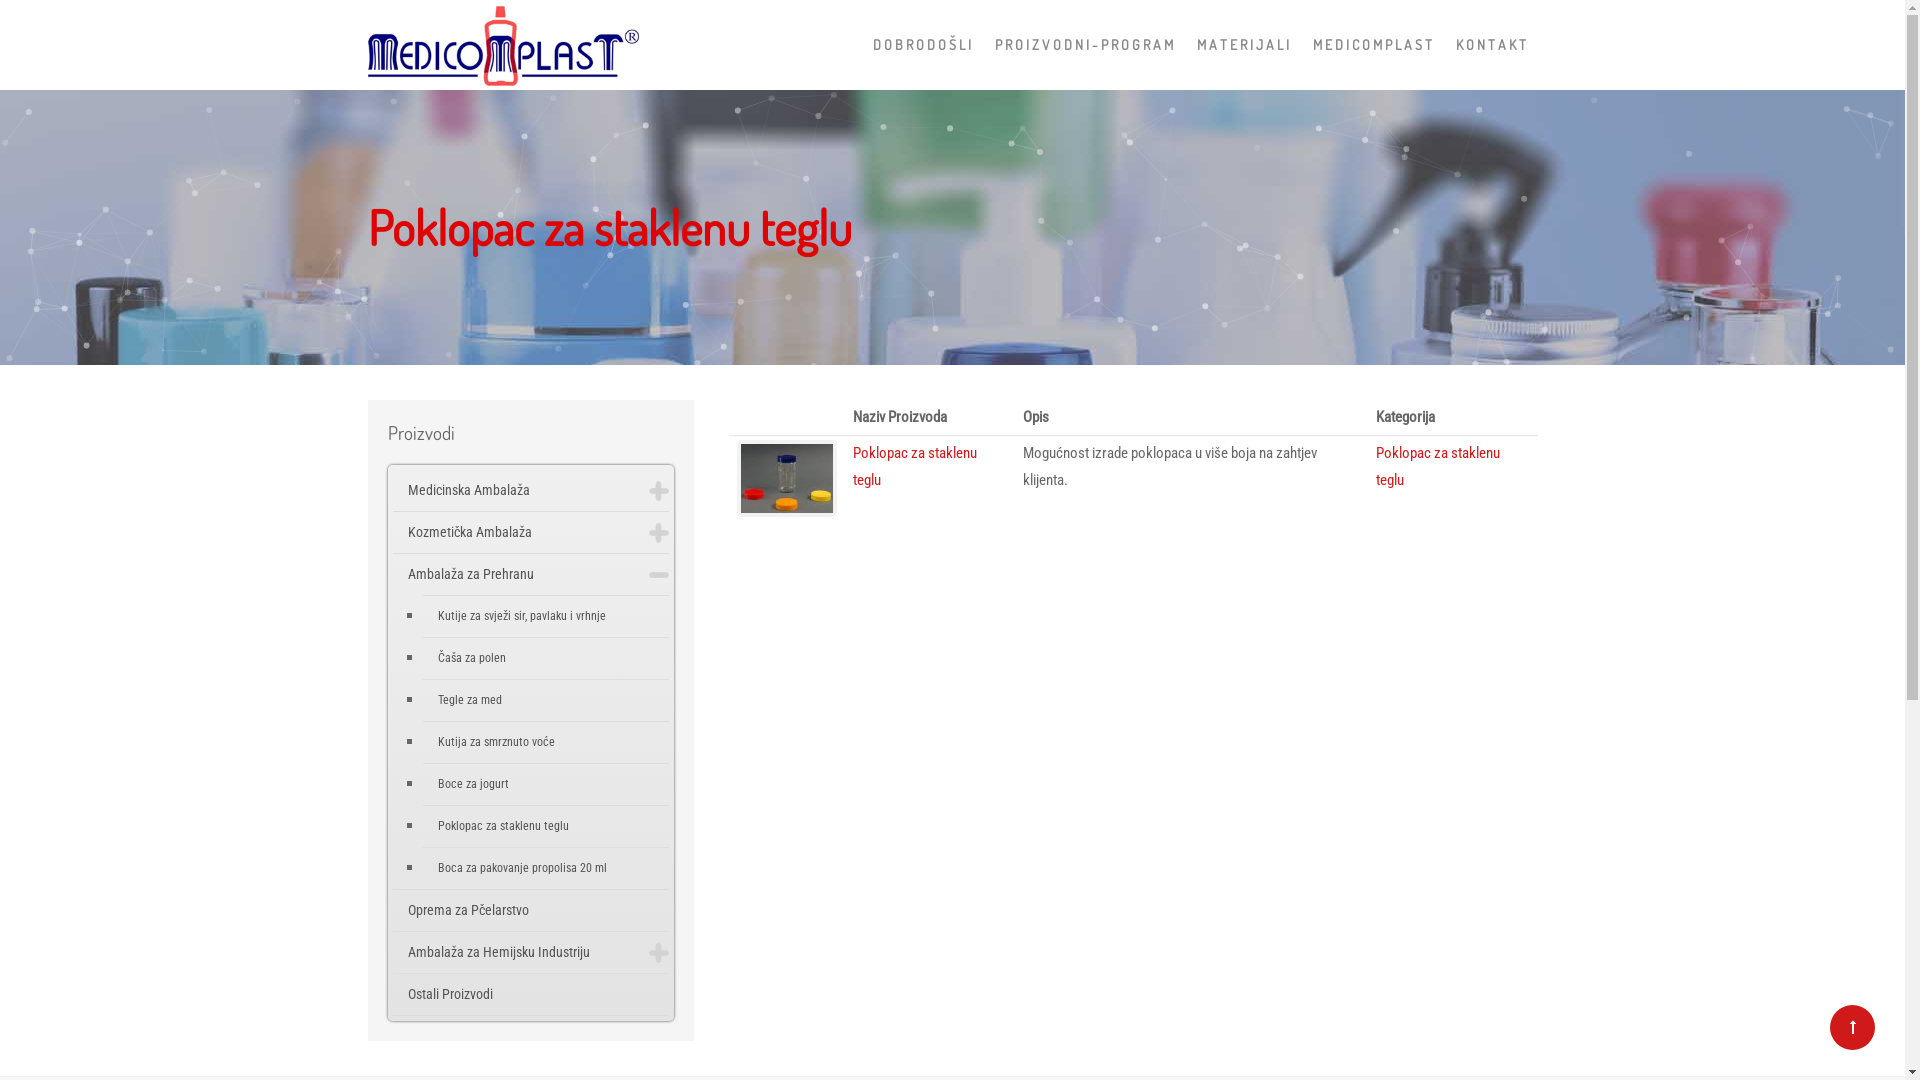 This screenshot has height=1080, width=1920. What do you see at coordinates (530, 994) in the screenshot?
I see `'Ostali Proizvodi'` at bounding box center [530, 994].